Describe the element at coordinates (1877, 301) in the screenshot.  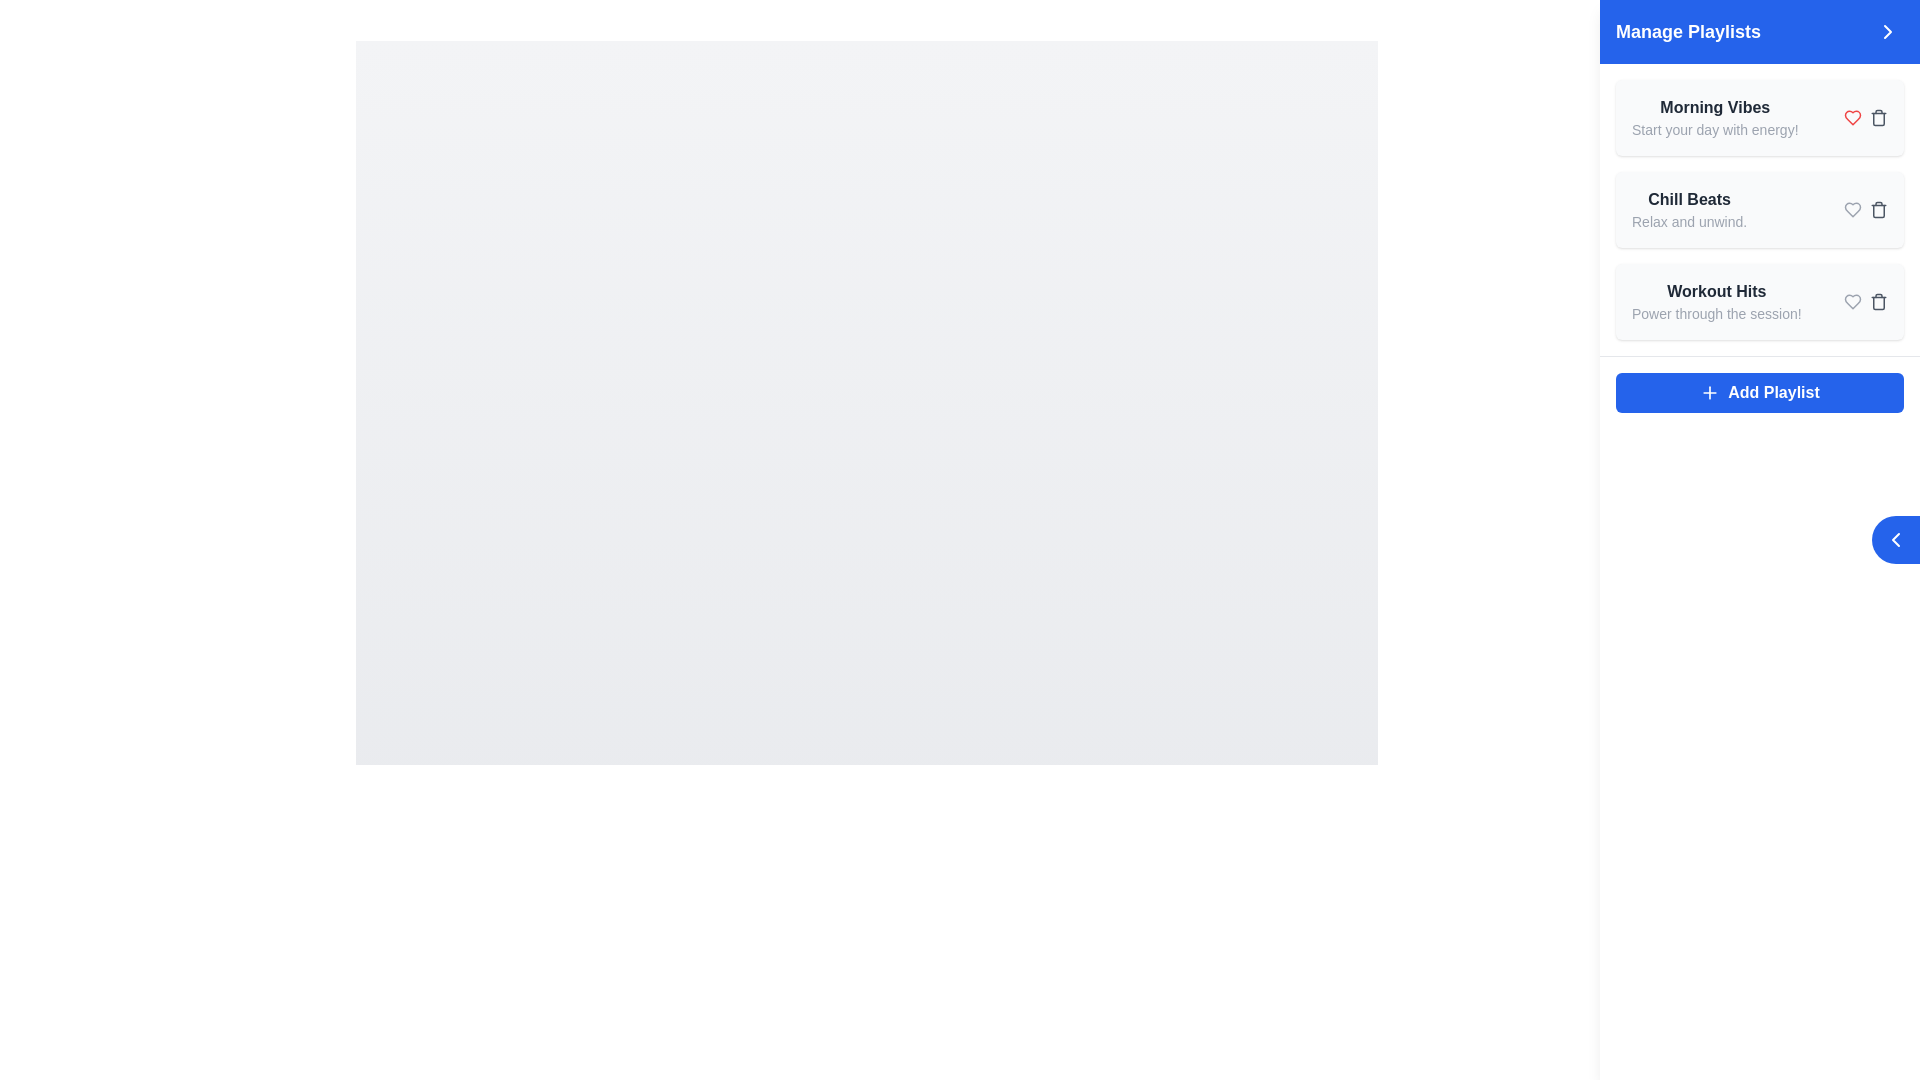
I see `the trash can icon located within the 'Workout Hits' playlist control to change its color to blue` at that location.